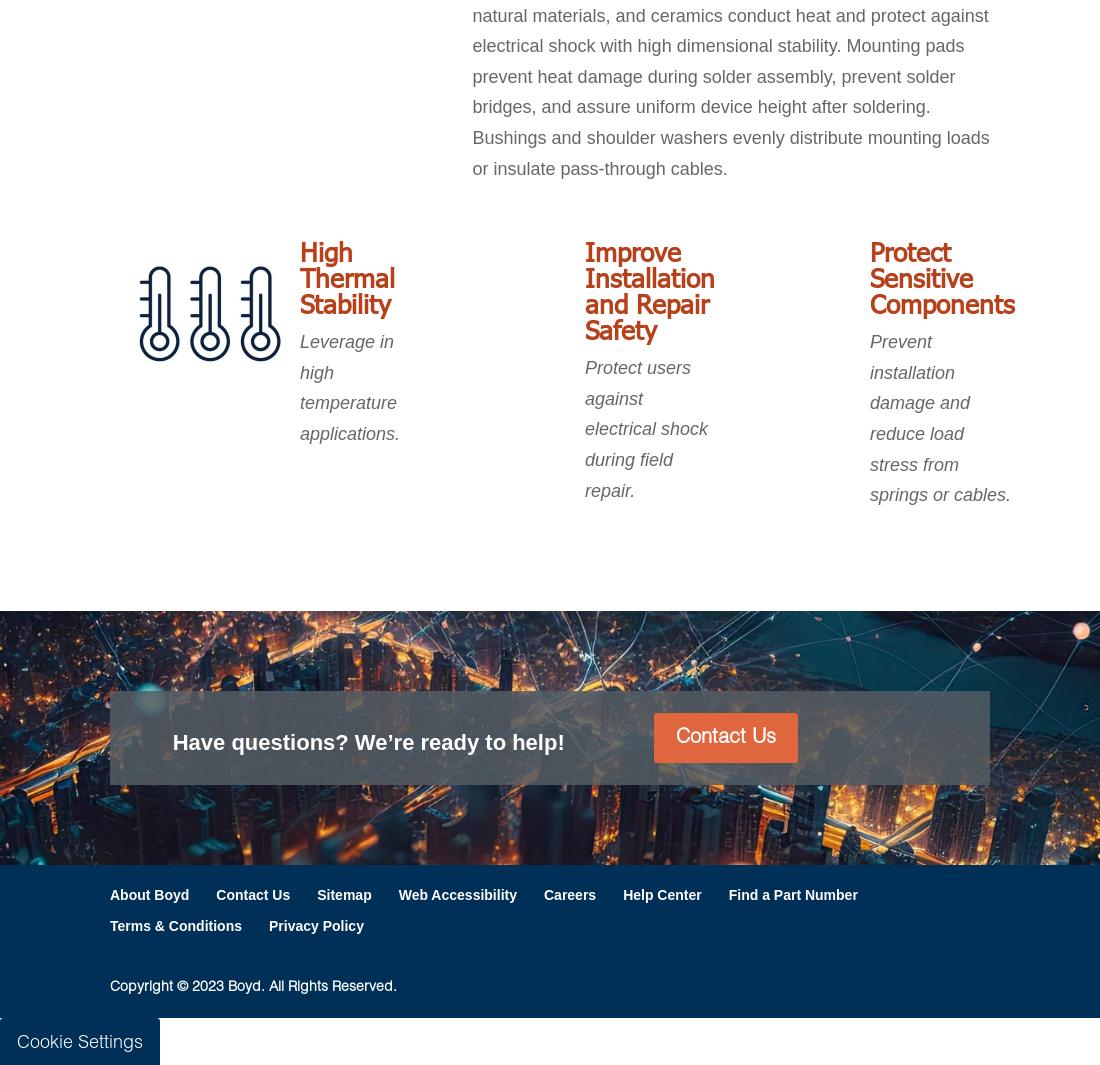 The width and height of the screenshot is (1100, 1065). I want to click on 'About Boyd', so click(110, 893).